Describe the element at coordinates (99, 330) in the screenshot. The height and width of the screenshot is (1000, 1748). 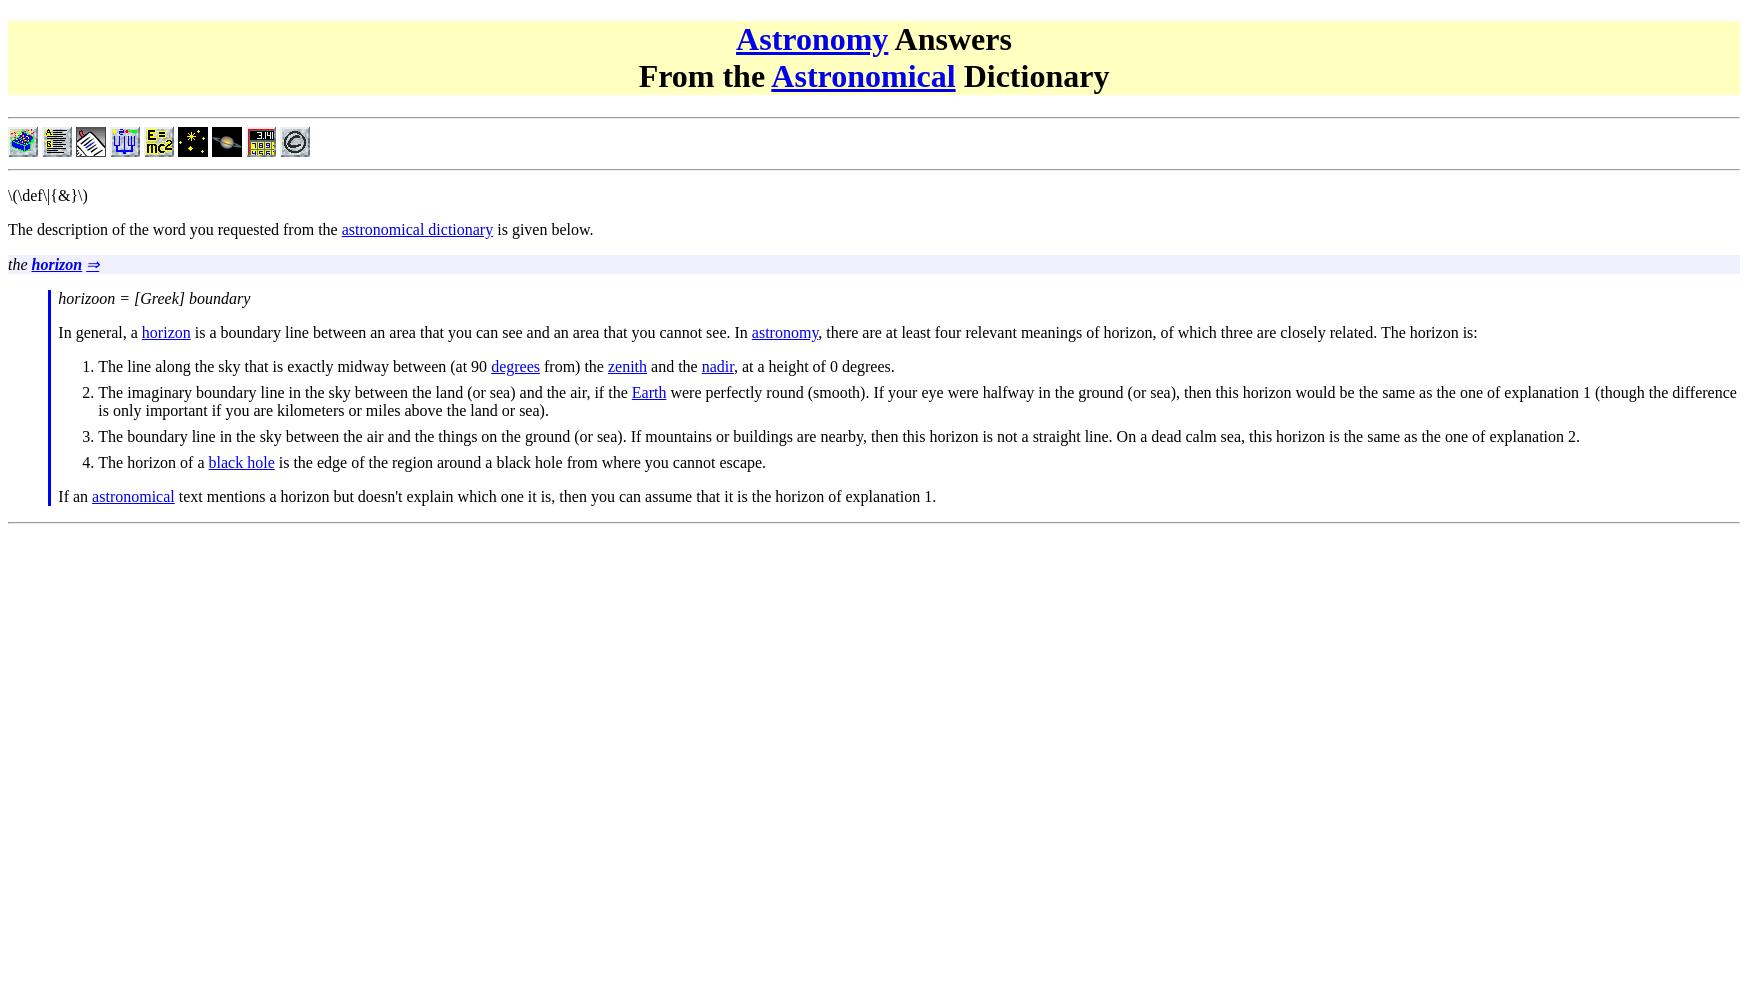
I see `'In general, a'` at that location.